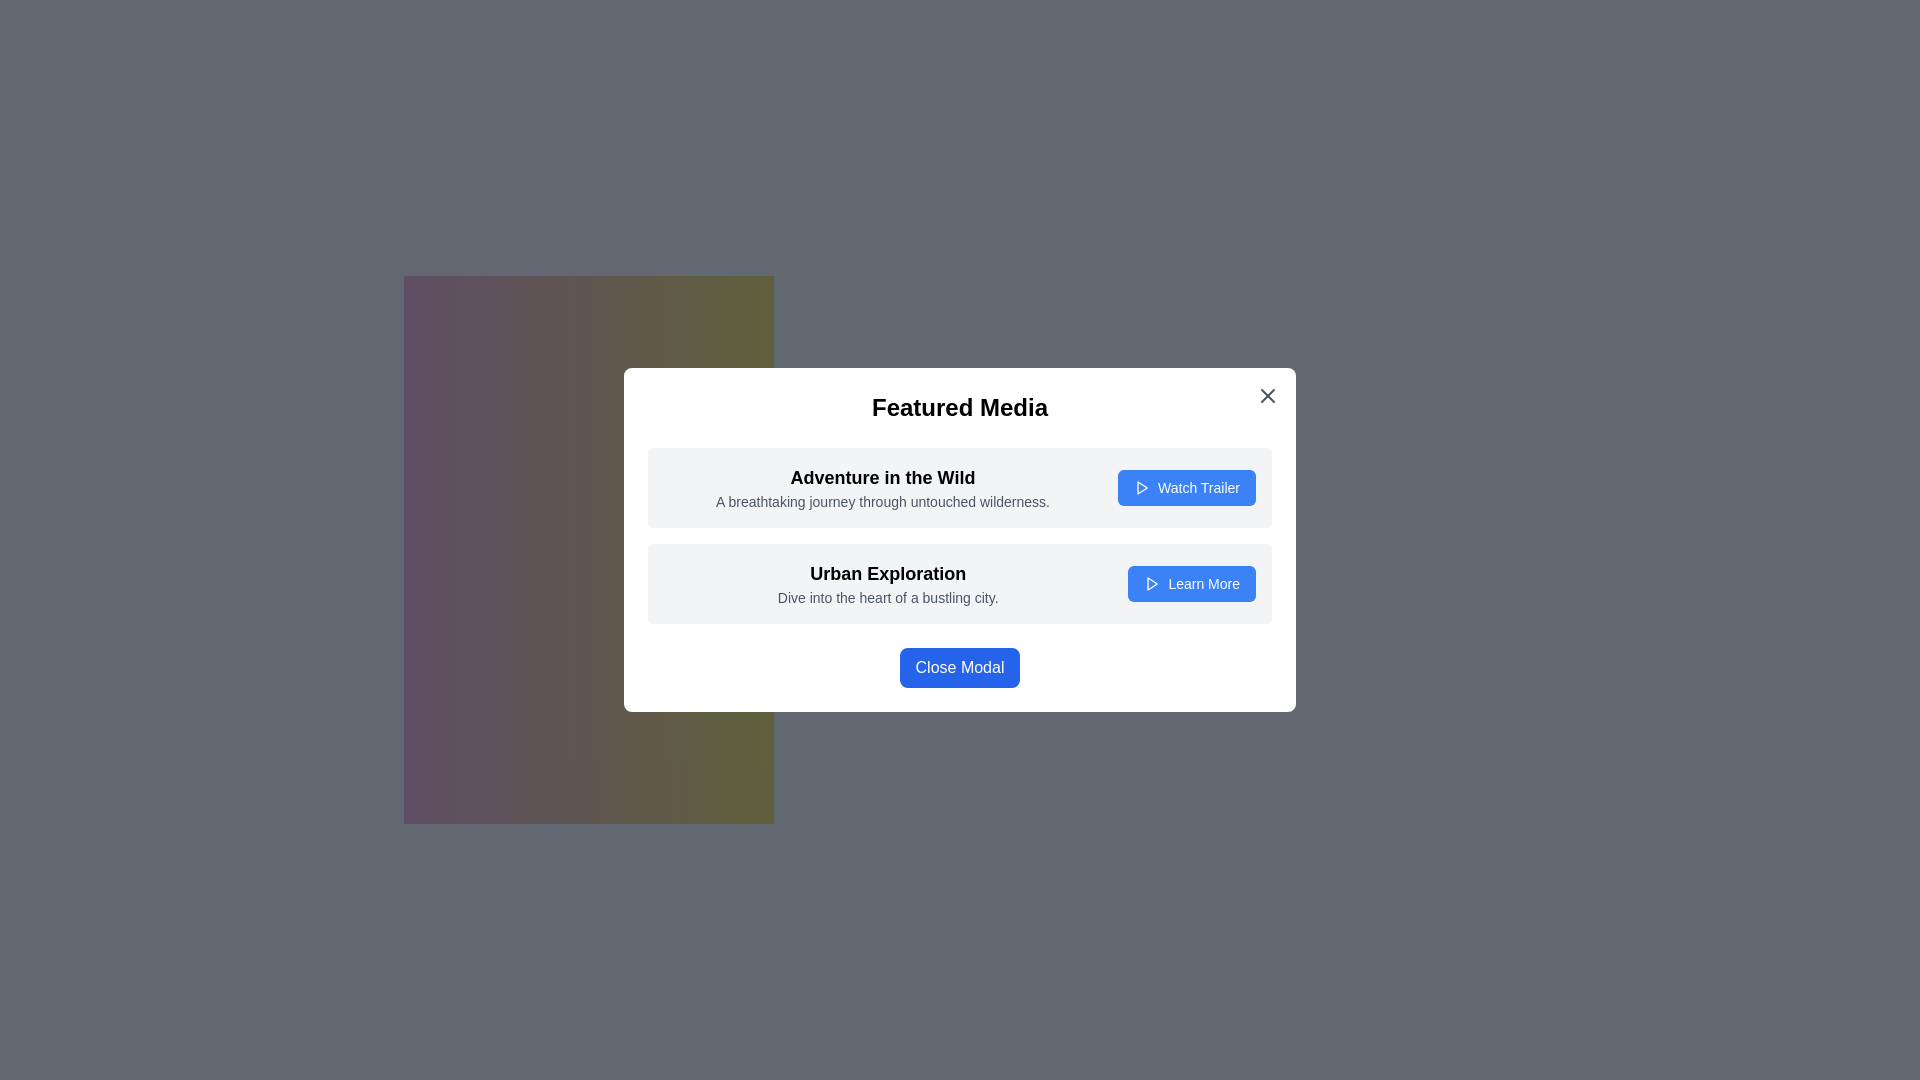 This screenshot has height=1080, width=1920. What do you see at coordinates (887, 583) in the screenshot?
I see `the static text block displaying 'Urban Exploration' which includes a bold header and a lighter paragraph, located beneath the 'Adventure in the Wild' section` at bounding box center [887, 583].